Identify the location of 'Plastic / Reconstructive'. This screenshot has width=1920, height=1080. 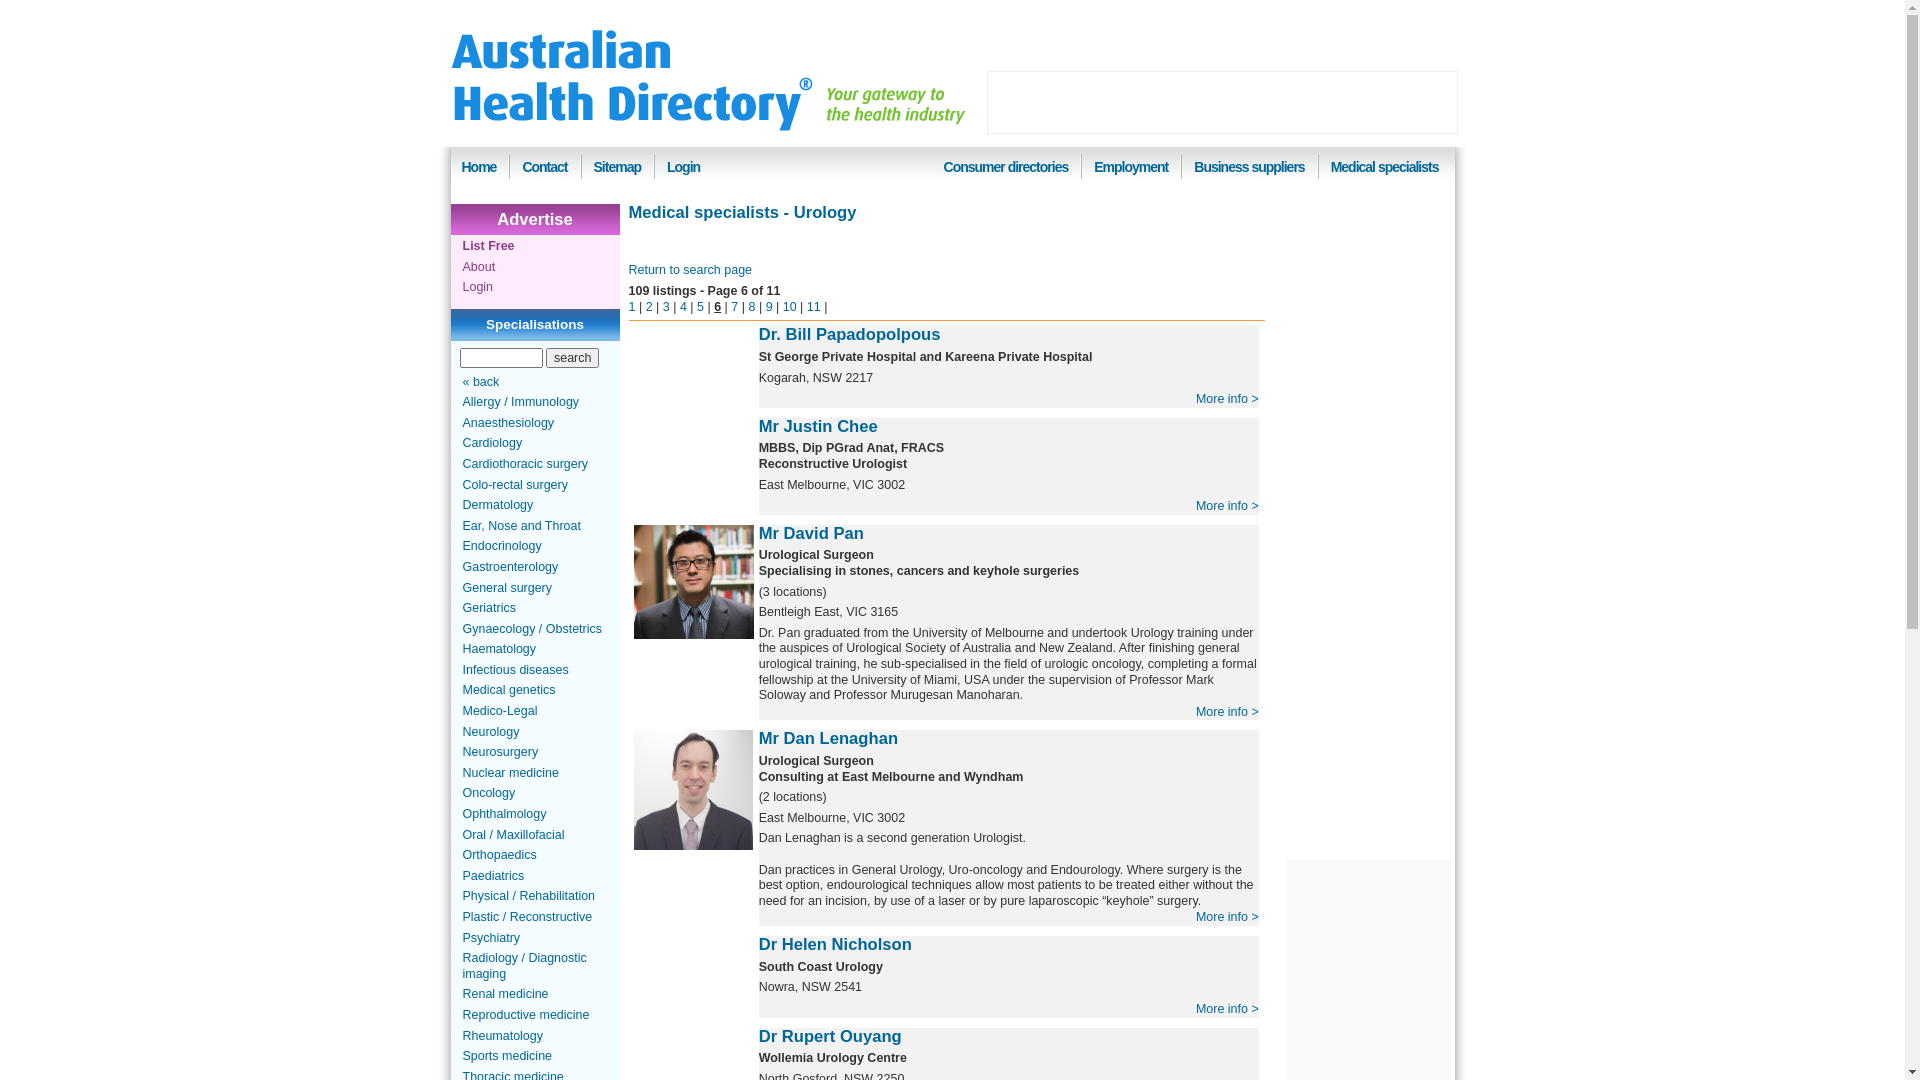
(527, 917).